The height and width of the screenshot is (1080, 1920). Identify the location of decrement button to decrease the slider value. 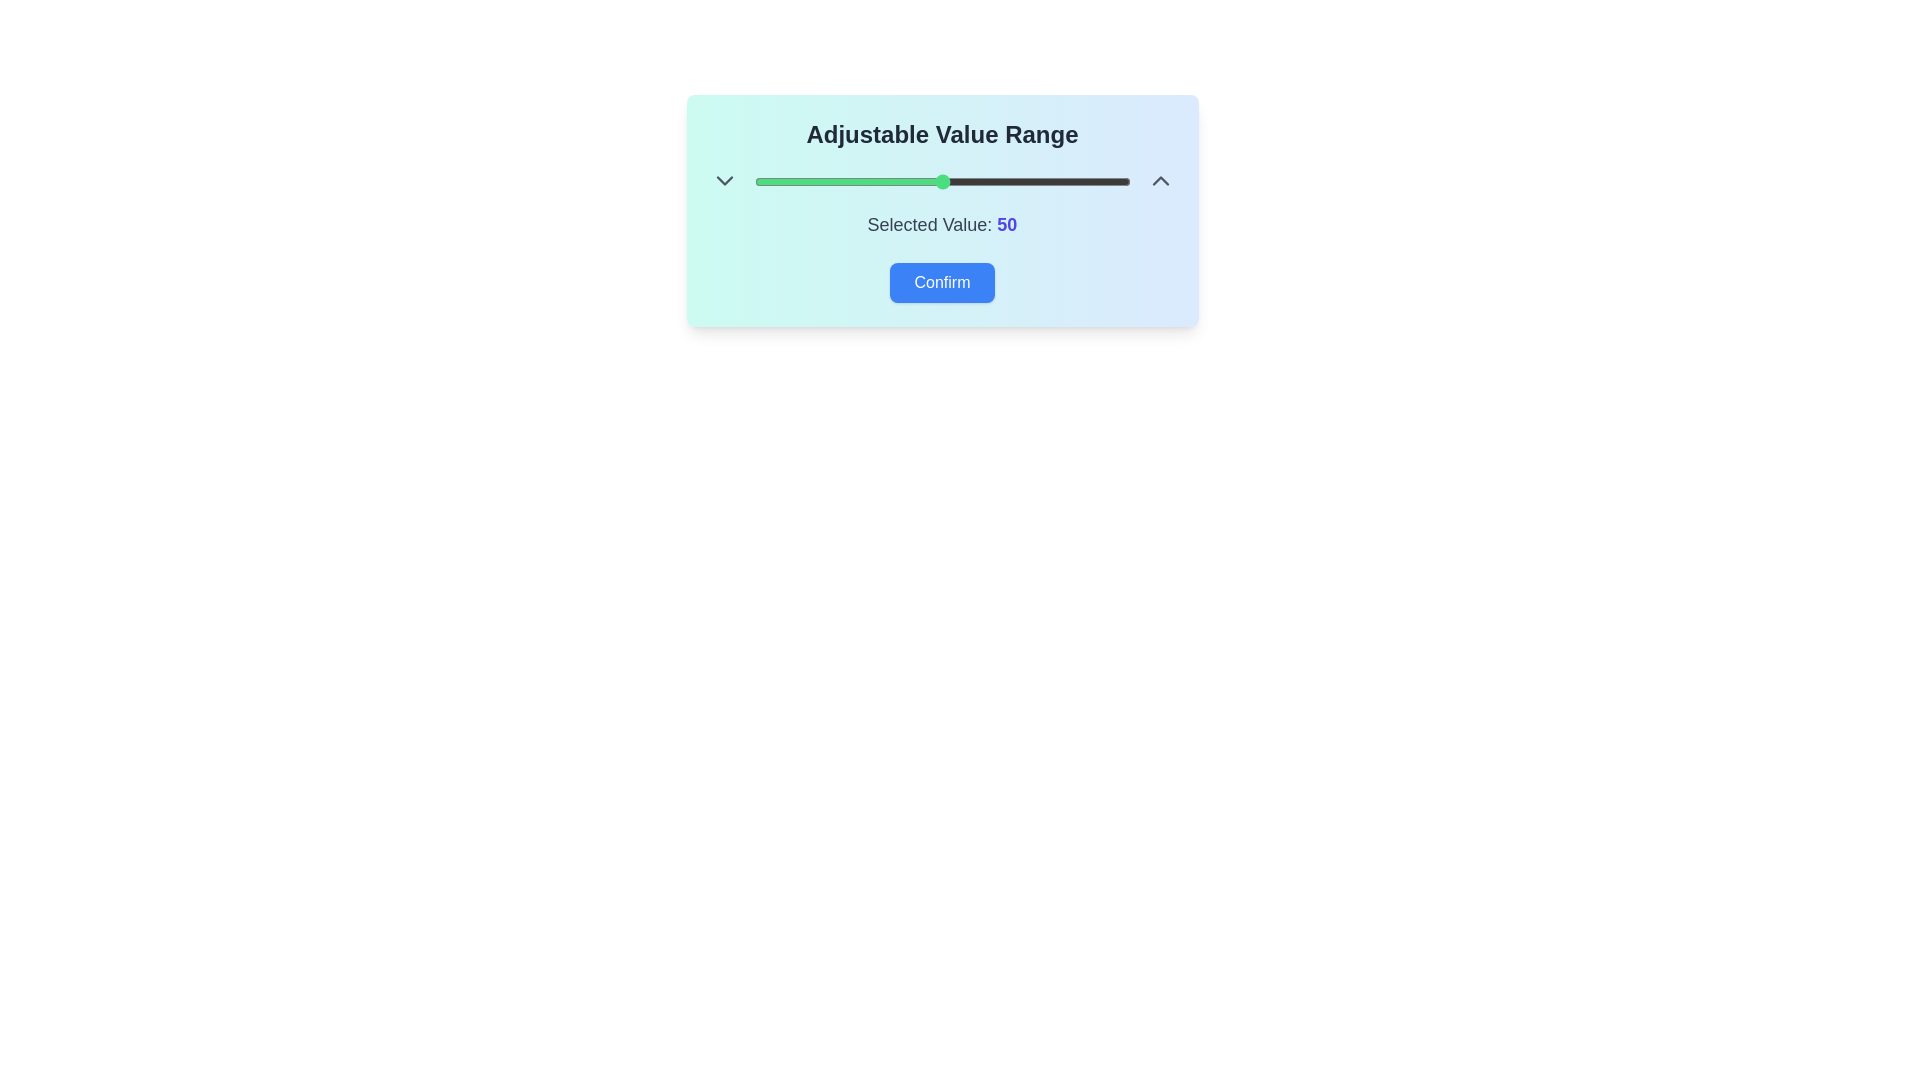
(723, 181).